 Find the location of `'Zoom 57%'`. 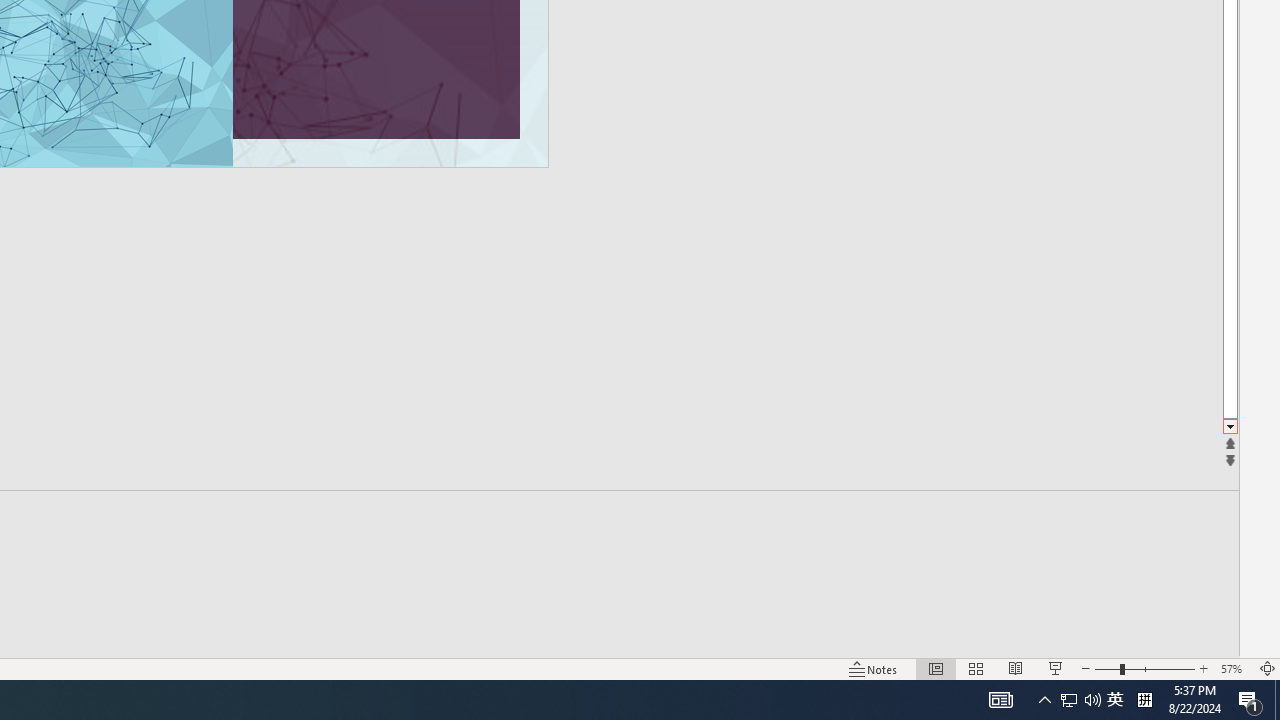

'Zoom 57%' is located at coordinates (1233, 669).